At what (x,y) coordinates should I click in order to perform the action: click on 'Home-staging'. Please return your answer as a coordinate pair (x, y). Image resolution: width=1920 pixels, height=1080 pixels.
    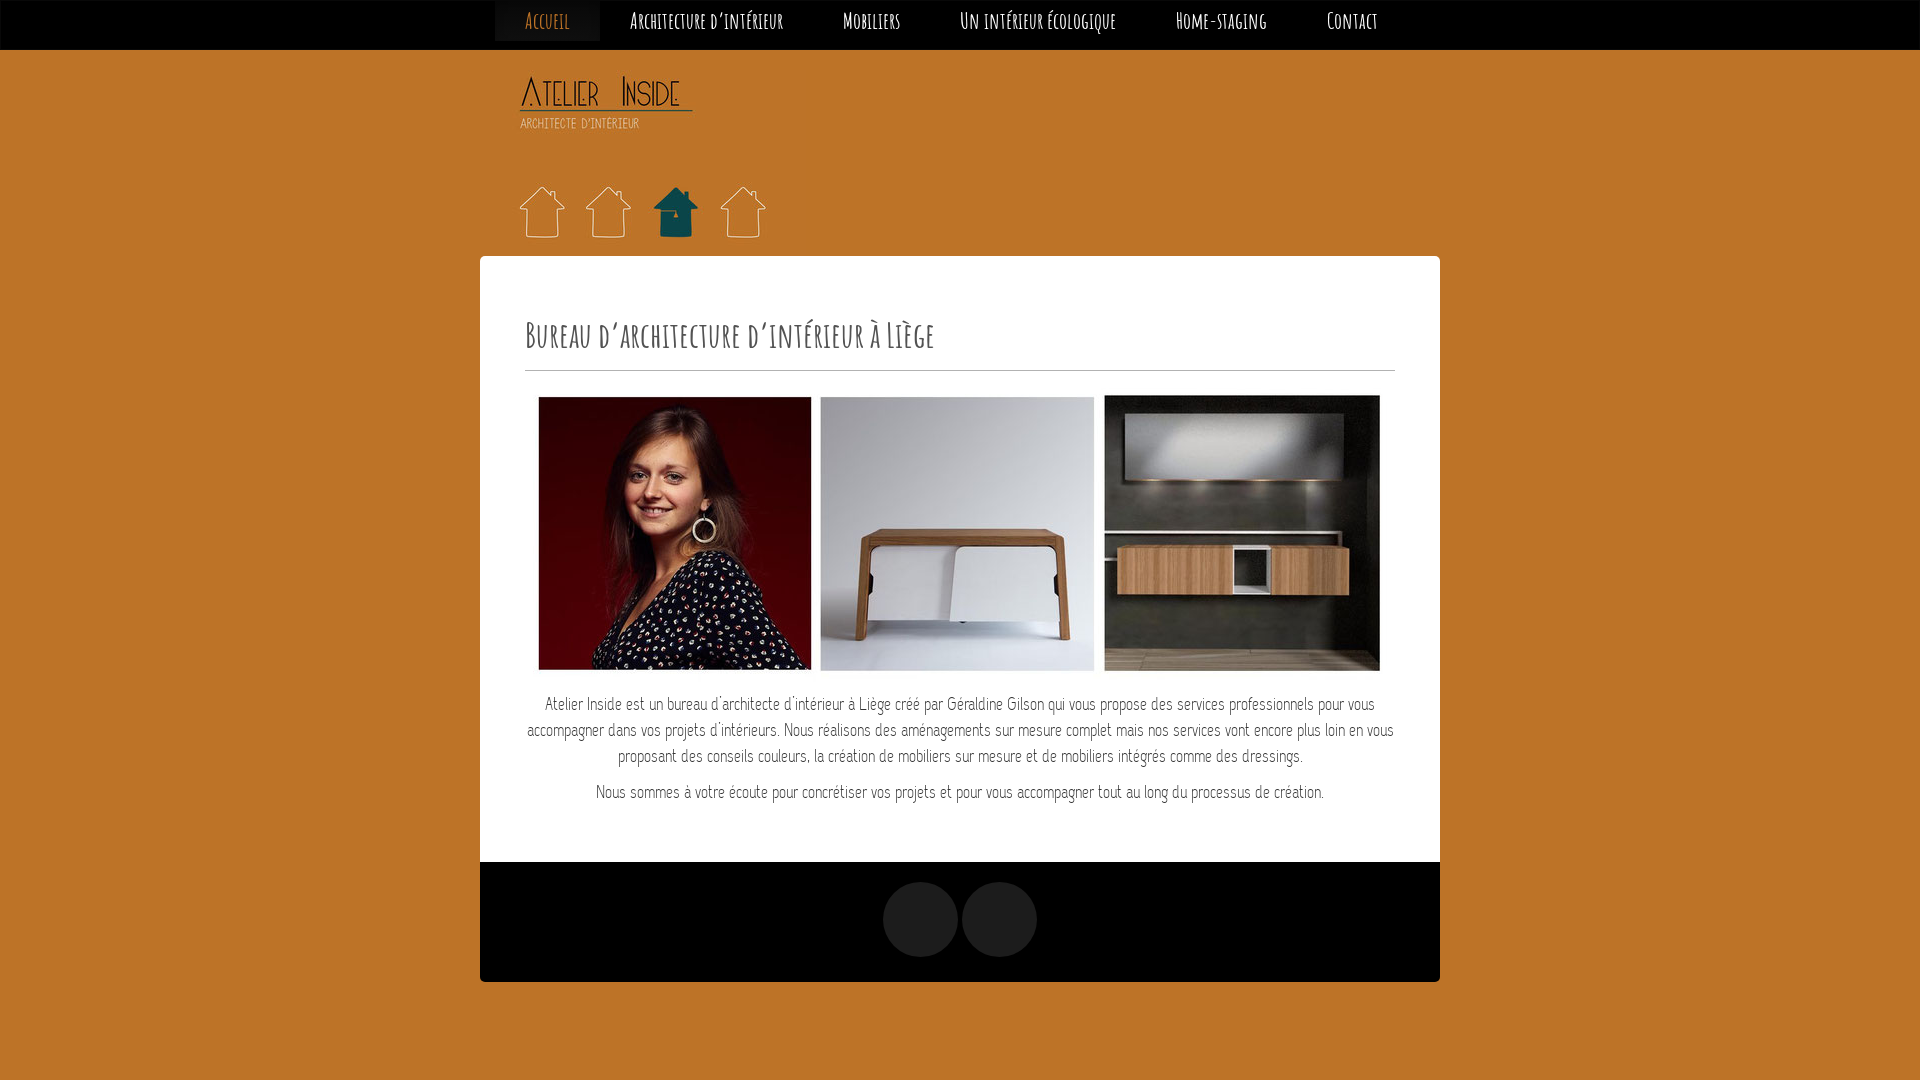
    Looking at the image, I should click on (1146, 20).